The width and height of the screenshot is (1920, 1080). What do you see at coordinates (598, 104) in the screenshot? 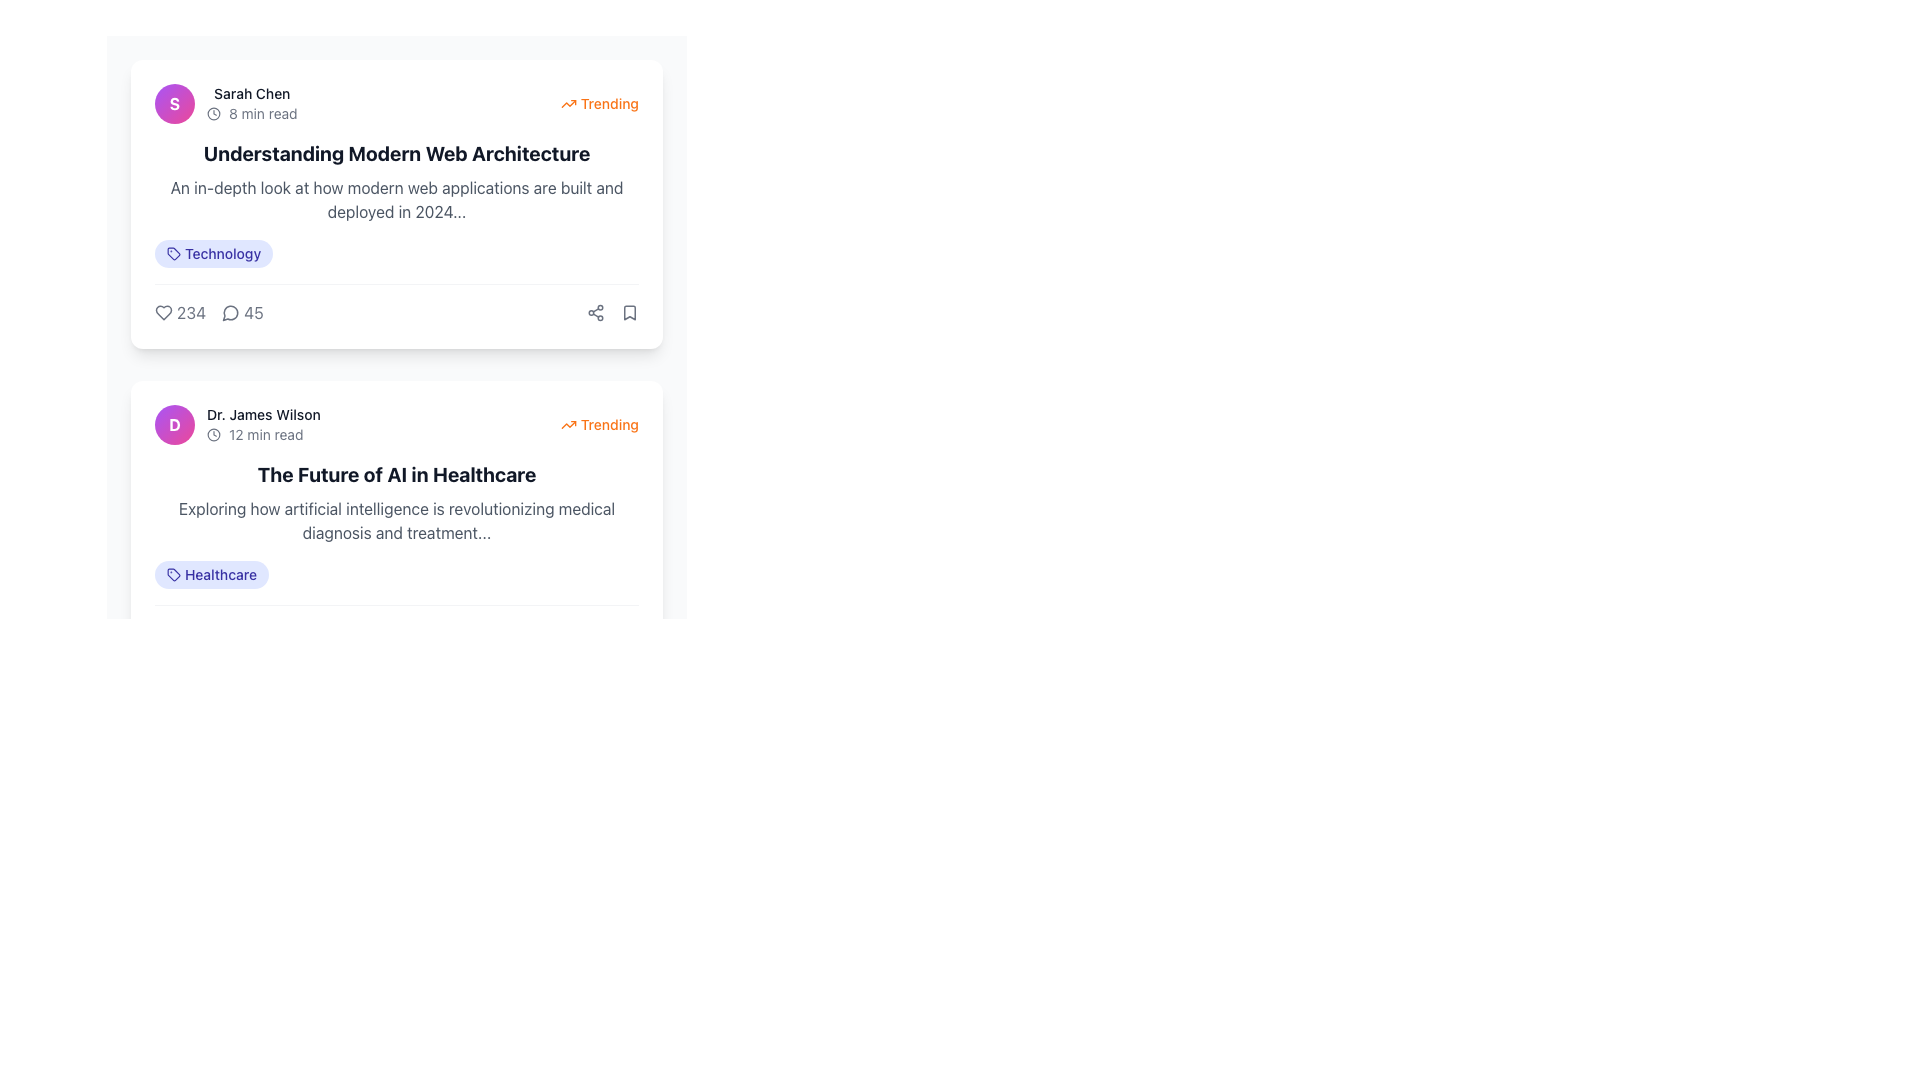
I see `the 'Trending' text label with an orange color and an arrow icon located in the top-right corner of the content card` at bounding box center [598, 104].